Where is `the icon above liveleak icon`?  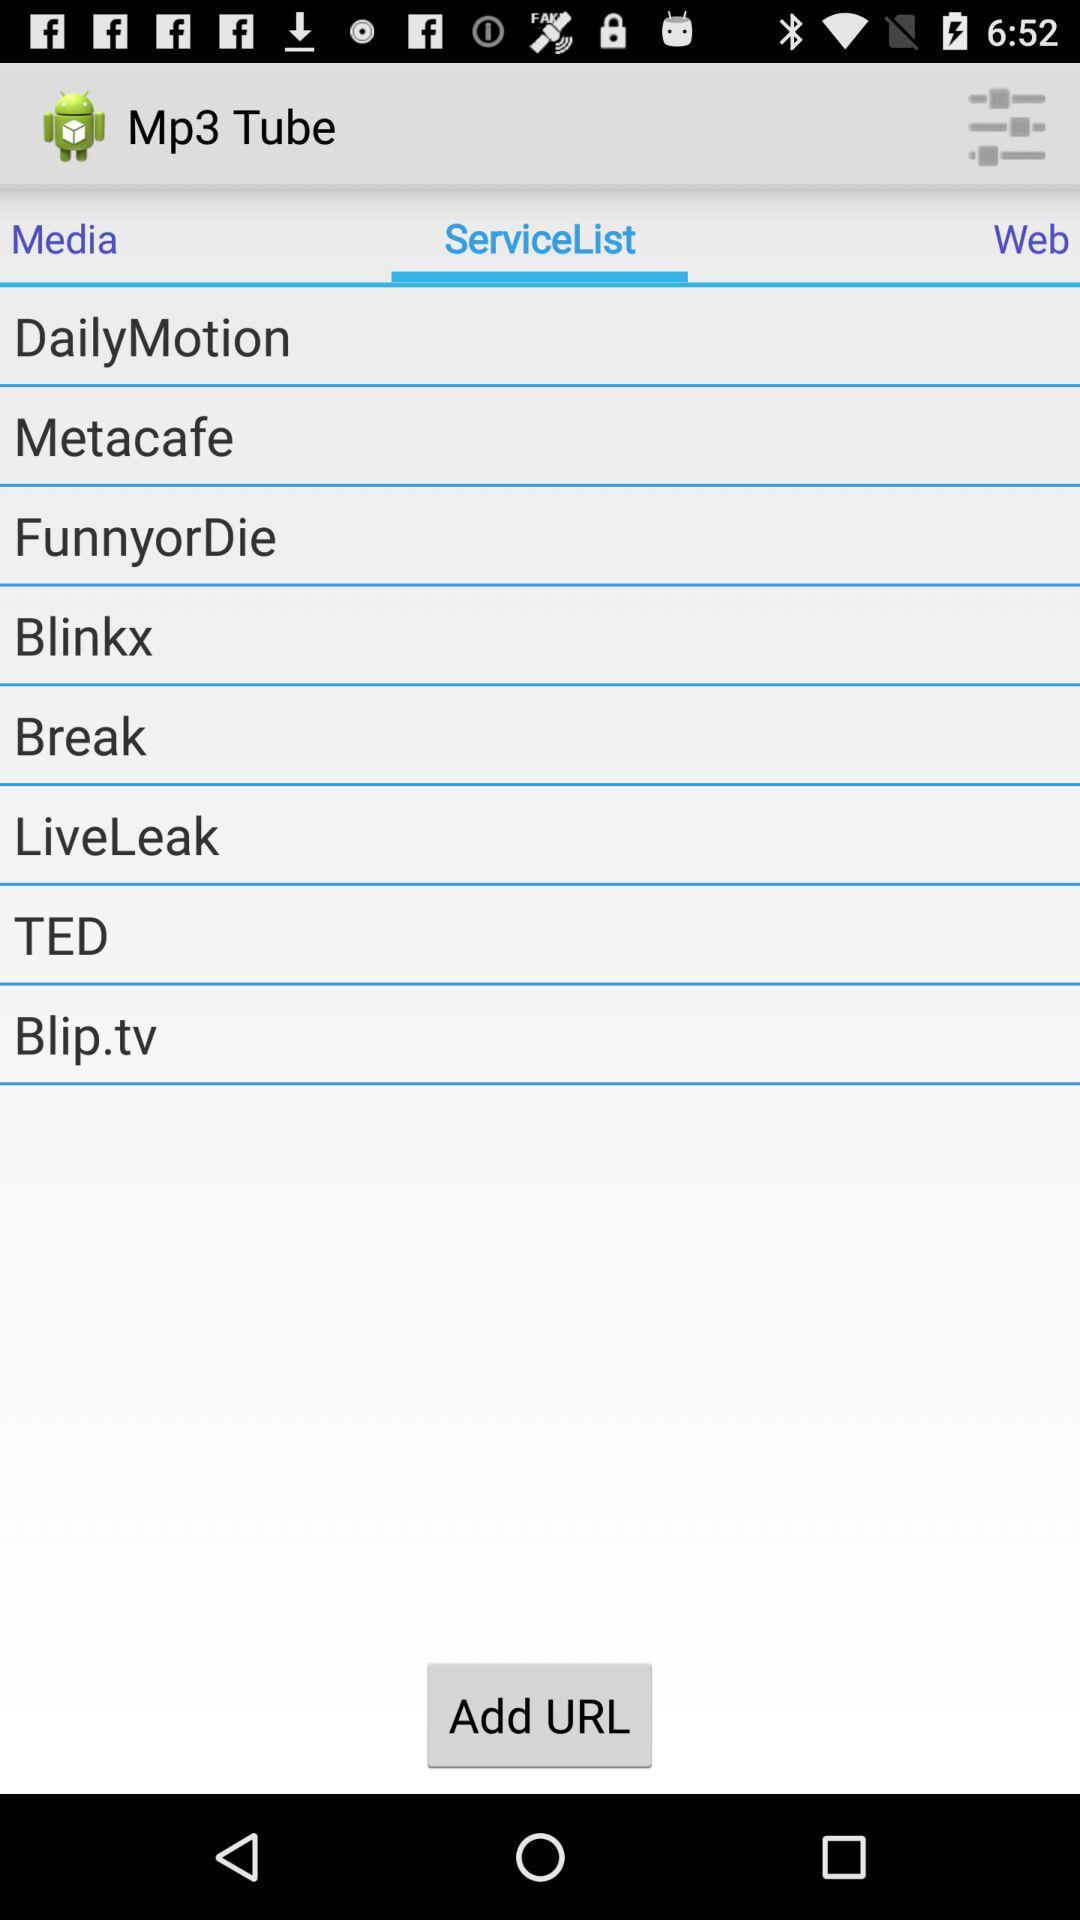 the icon above liveleak icon is located at coordinates (546, 733).